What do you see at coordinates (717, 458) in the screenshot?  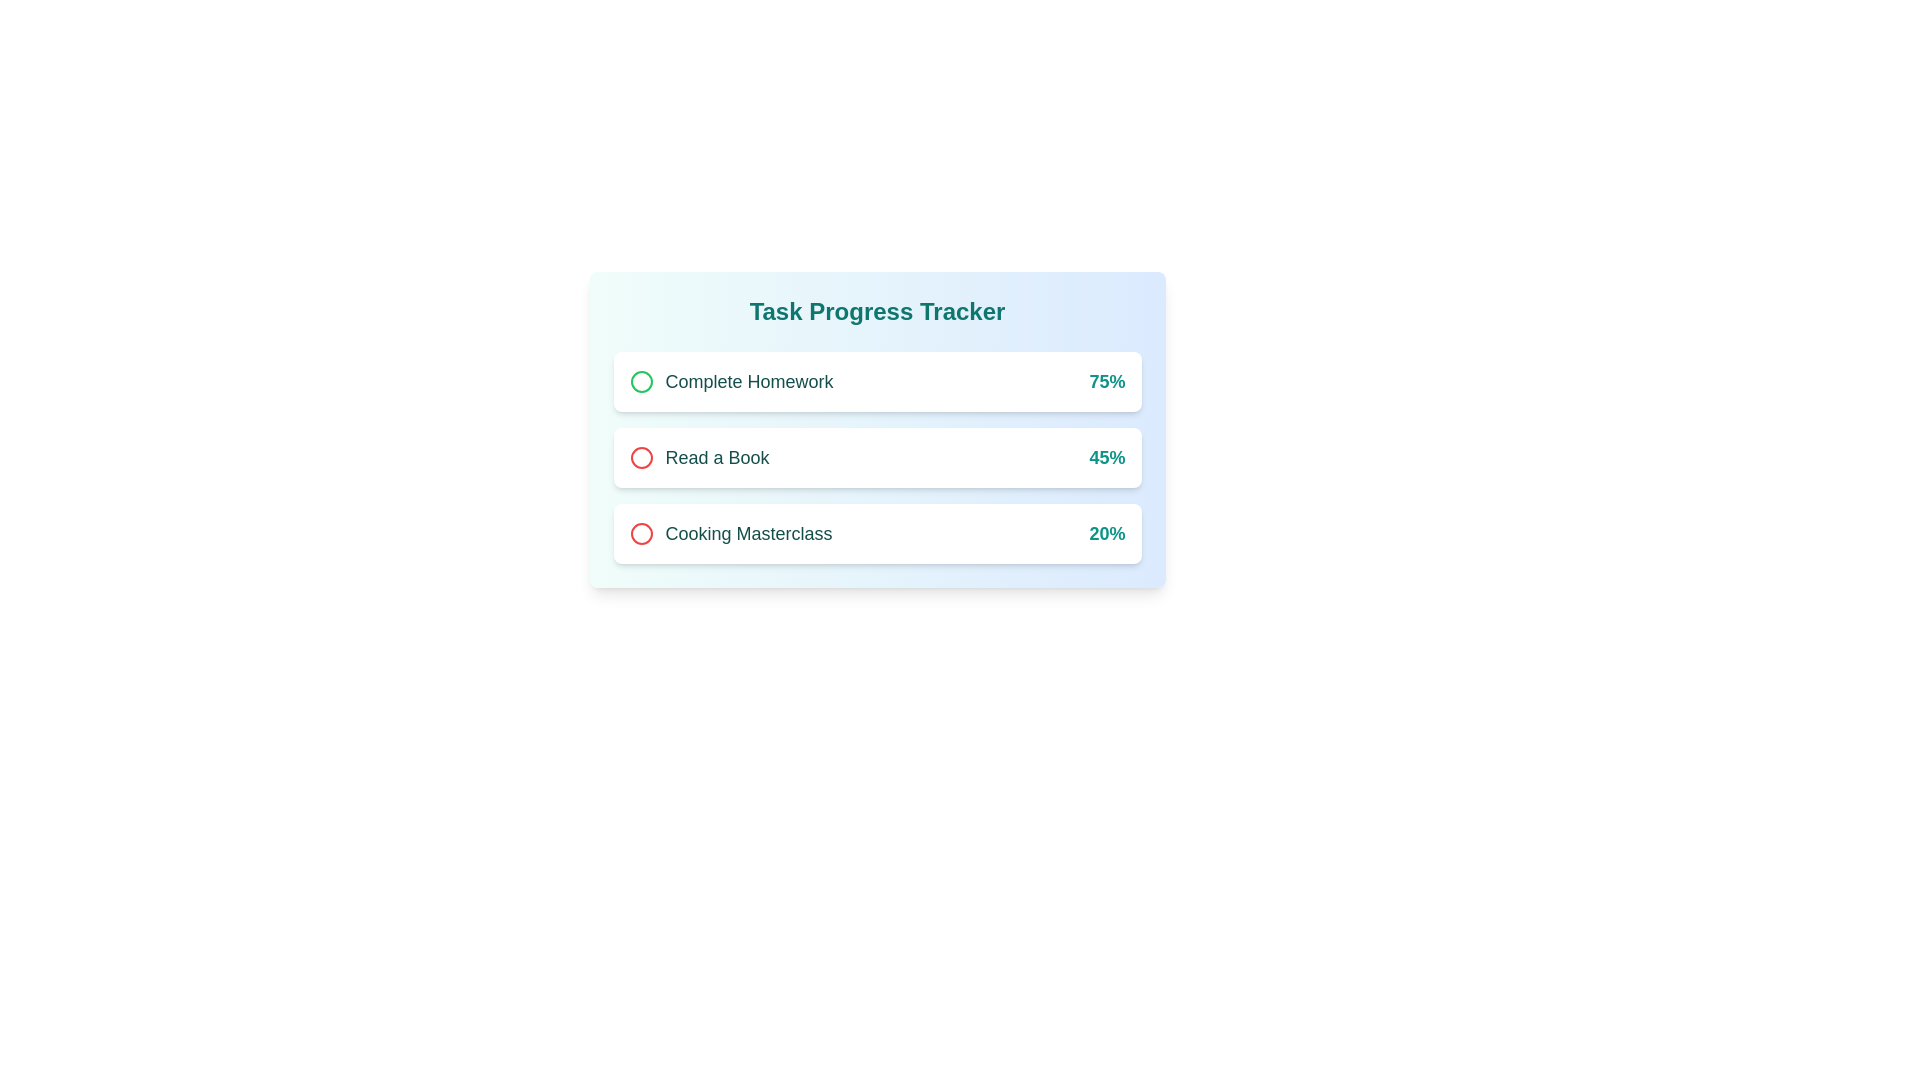 I see `the 'Read a Book' text label, which is bold and teal, positioned centrally in the task list under the 'Task Progress Tracker' header` at bounding box center [717, 458].